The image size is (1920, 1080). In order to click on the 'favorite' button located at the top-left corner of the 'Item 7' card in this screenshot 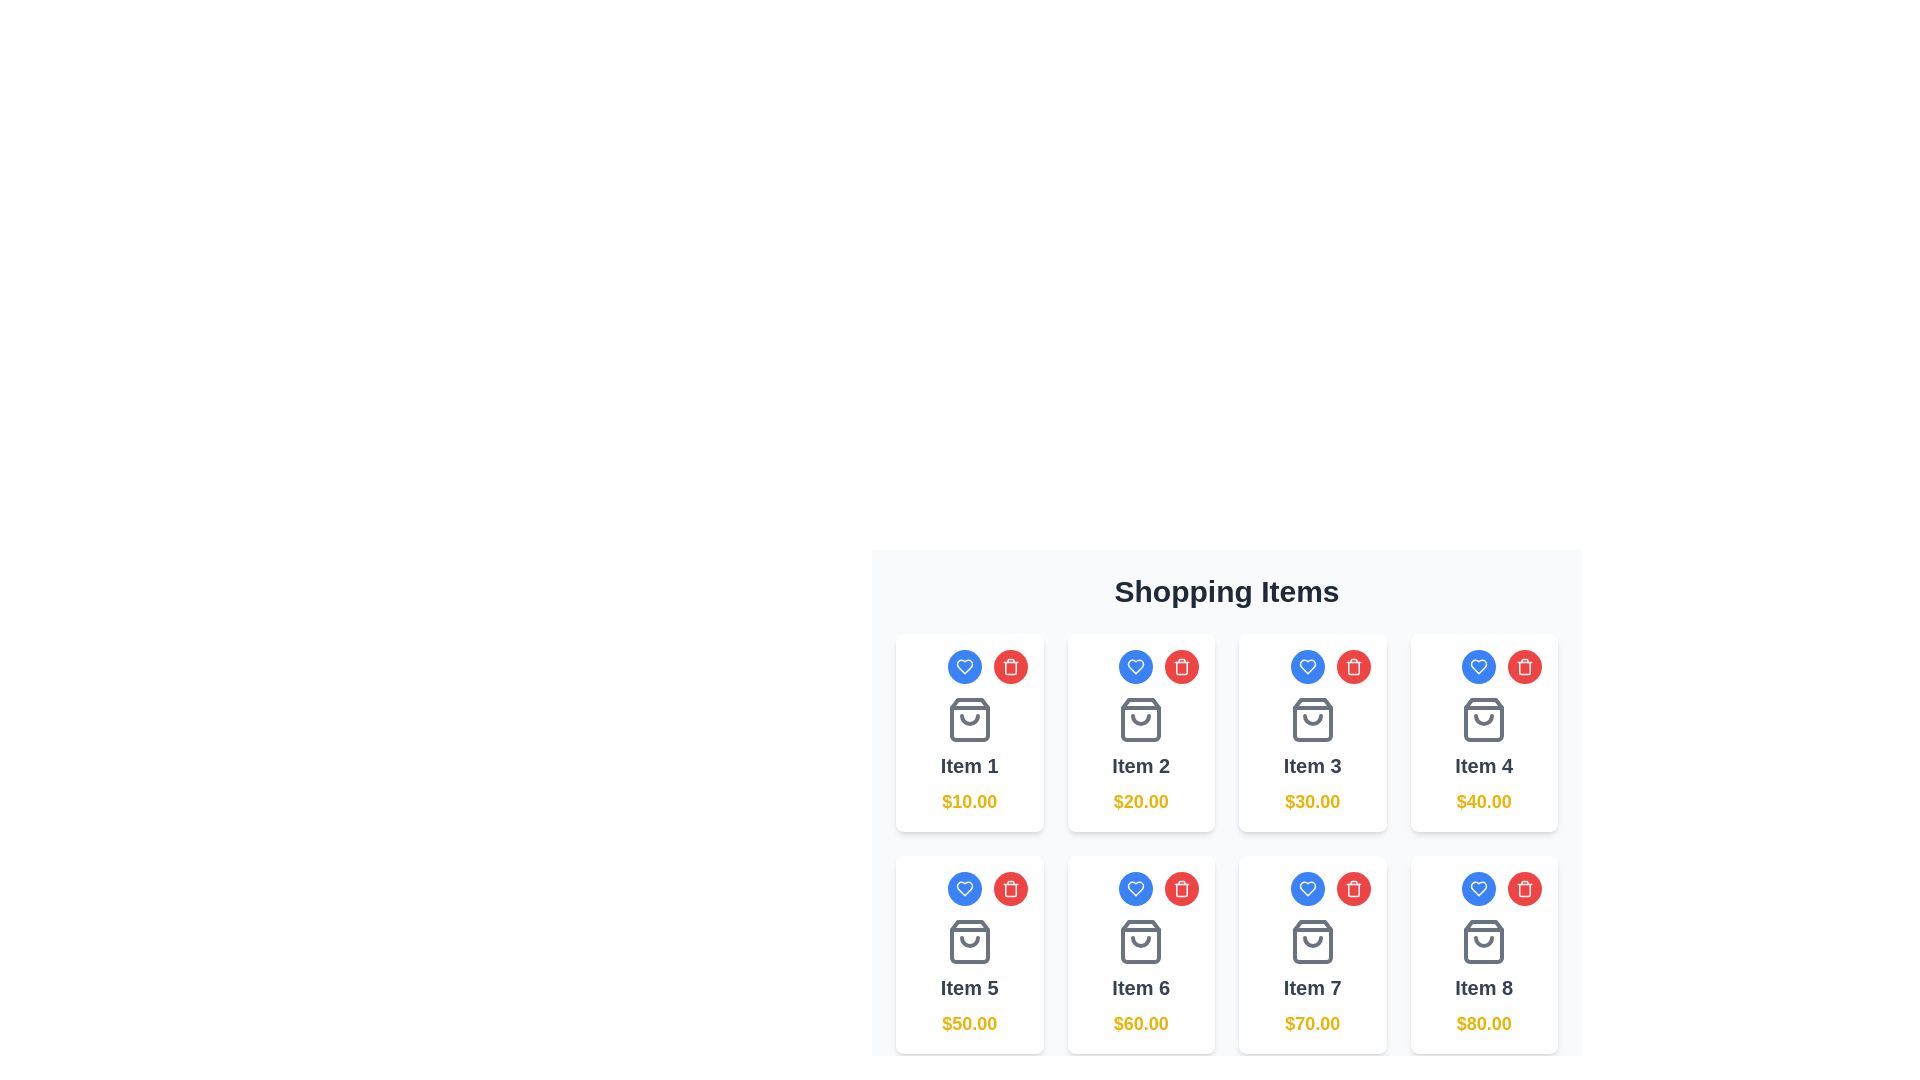, I will do `click(1307, 887)`.